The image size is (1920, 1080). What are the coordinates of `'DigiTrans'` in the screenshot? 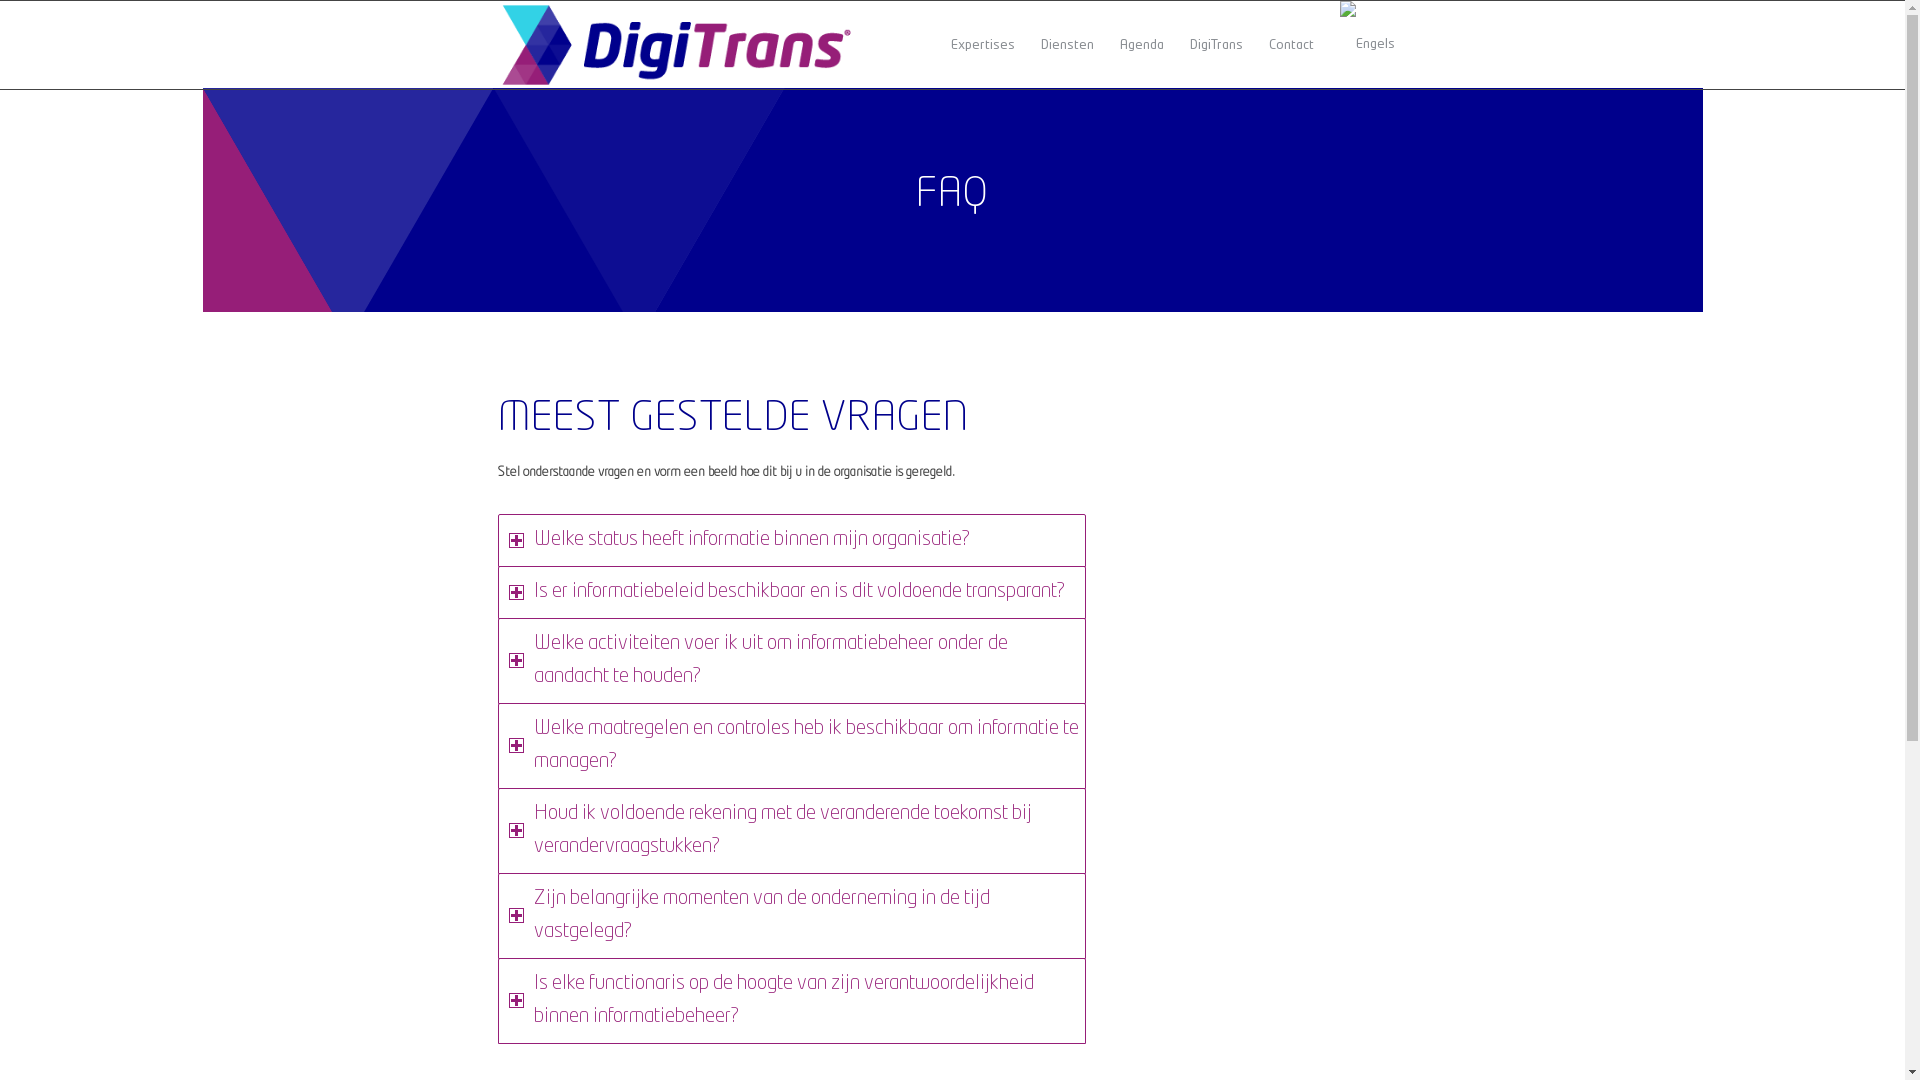 It's located at (1176, 45).